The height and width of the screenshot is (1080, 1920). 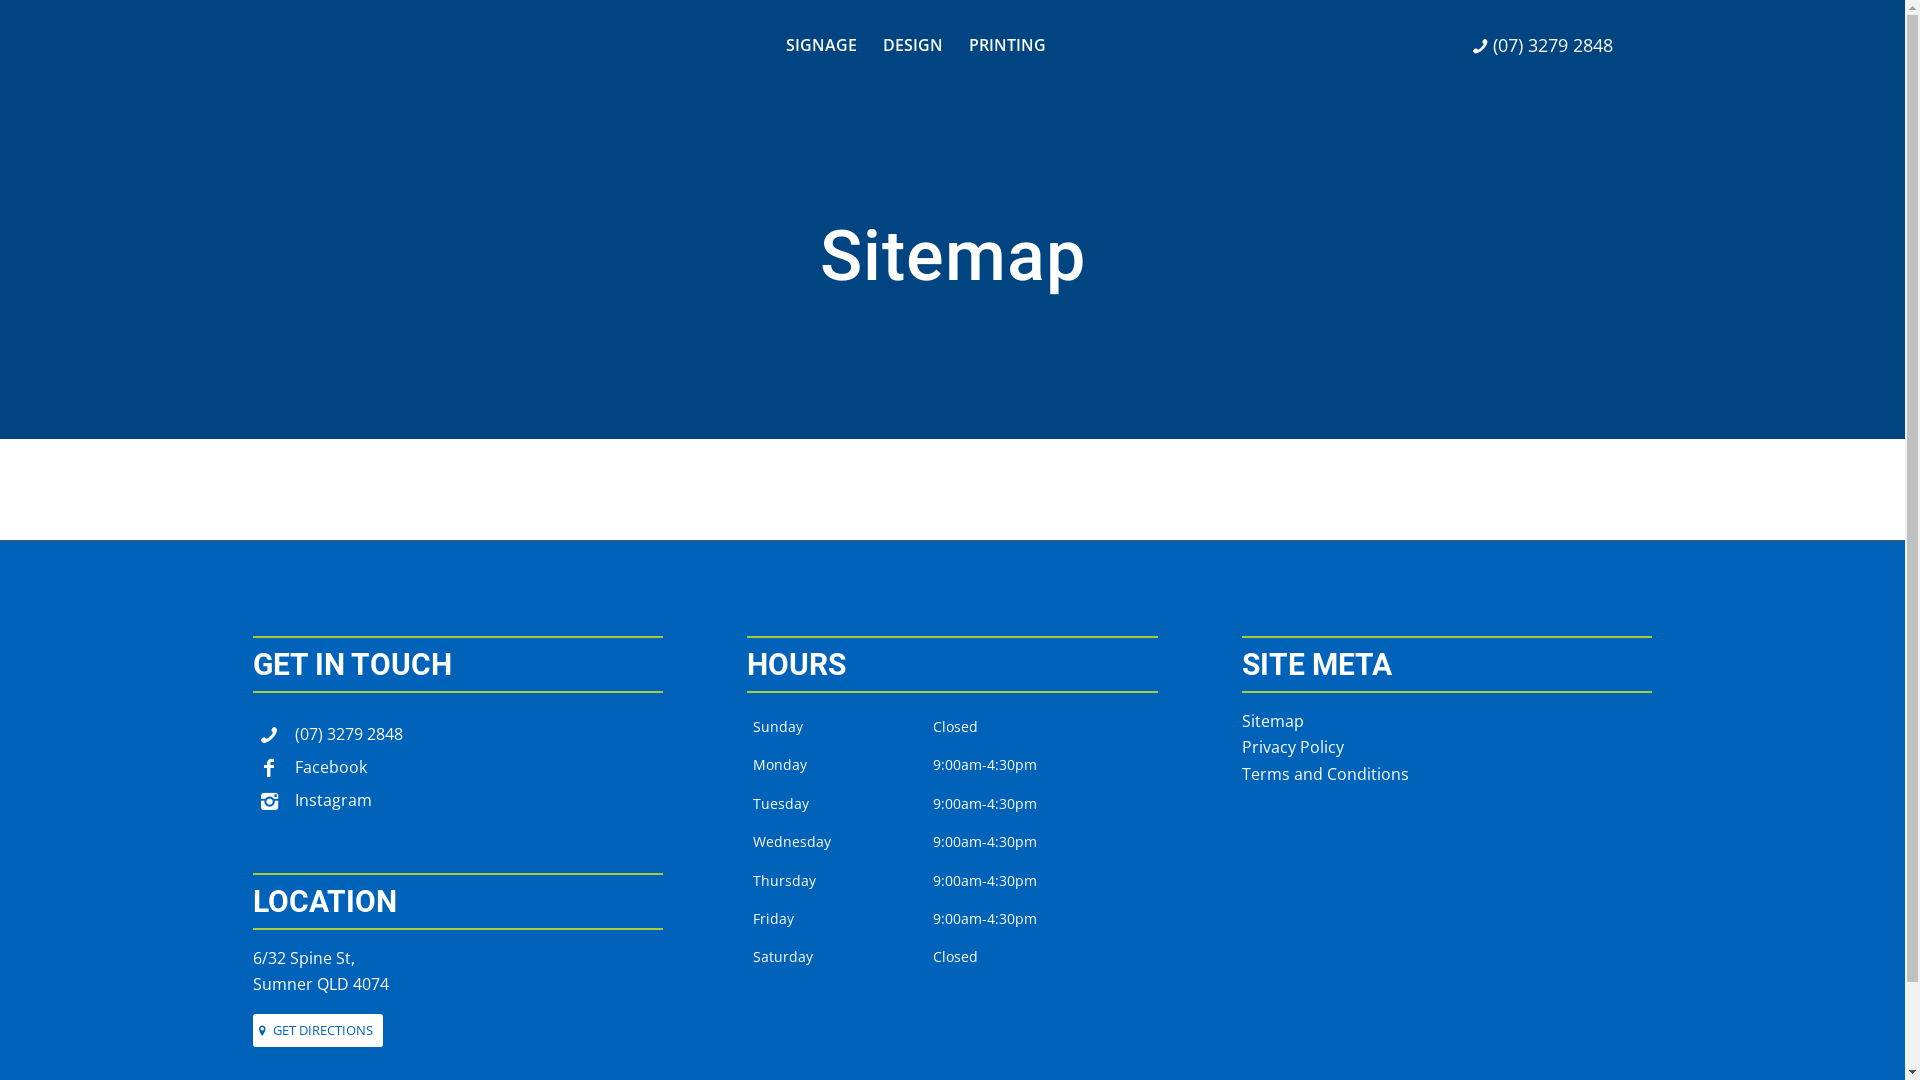 What do you see at coordinates (820, 45) in the screenshot?
I see `'SIGNAGE'` at bounding box center [820, 45].